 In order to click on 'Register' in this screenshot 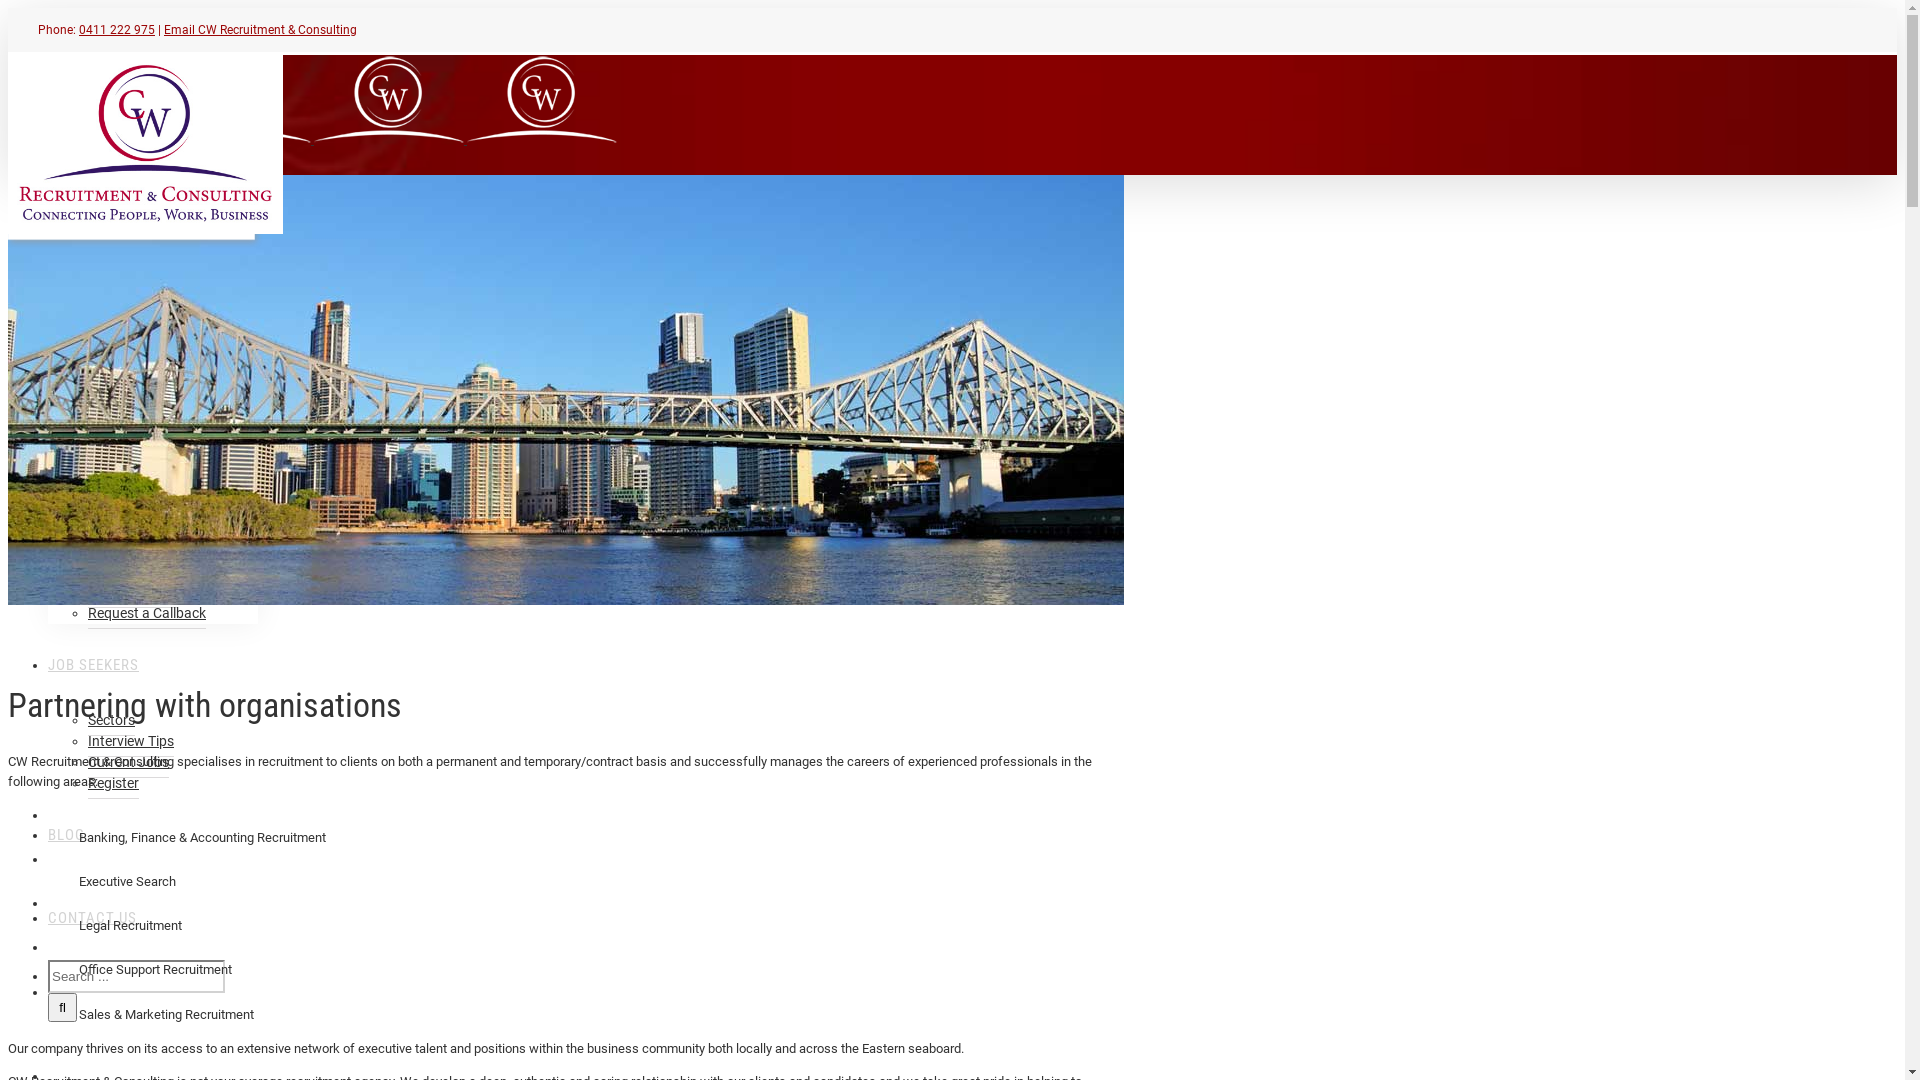, I will do `click(86, 782)`.